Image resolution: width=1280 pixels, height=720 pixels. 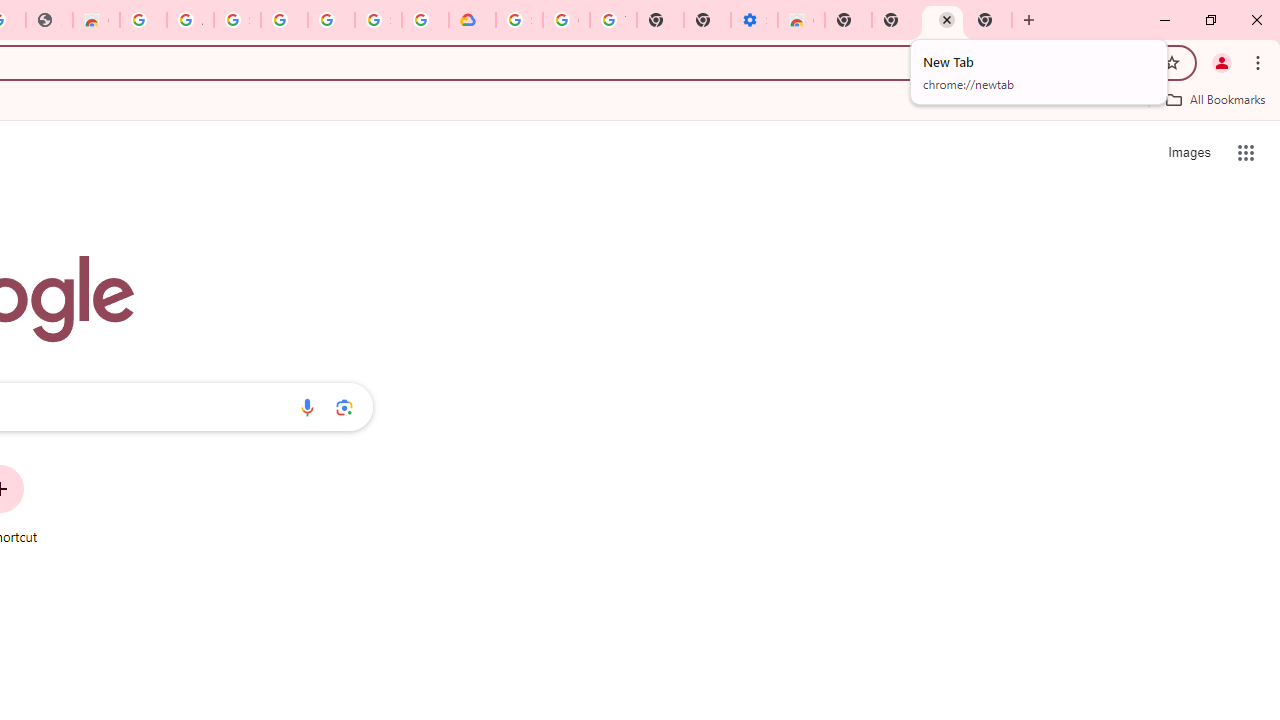 I want to click on 'Ad Settings', so click(x=190, y=20).